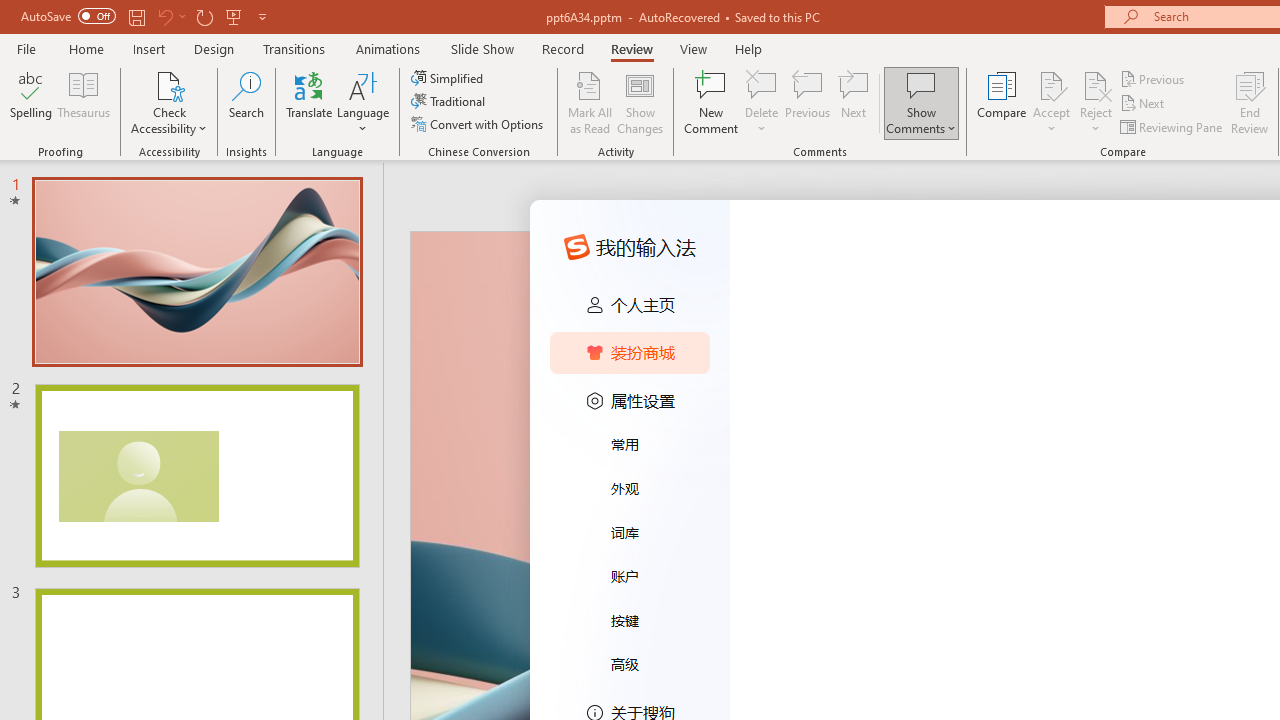 This screenshot has height=720, width=1280. What do you see at coordinates (640, 103) in the screenshot?
I see `'Show Changes'` at bounding box center [640, 103].